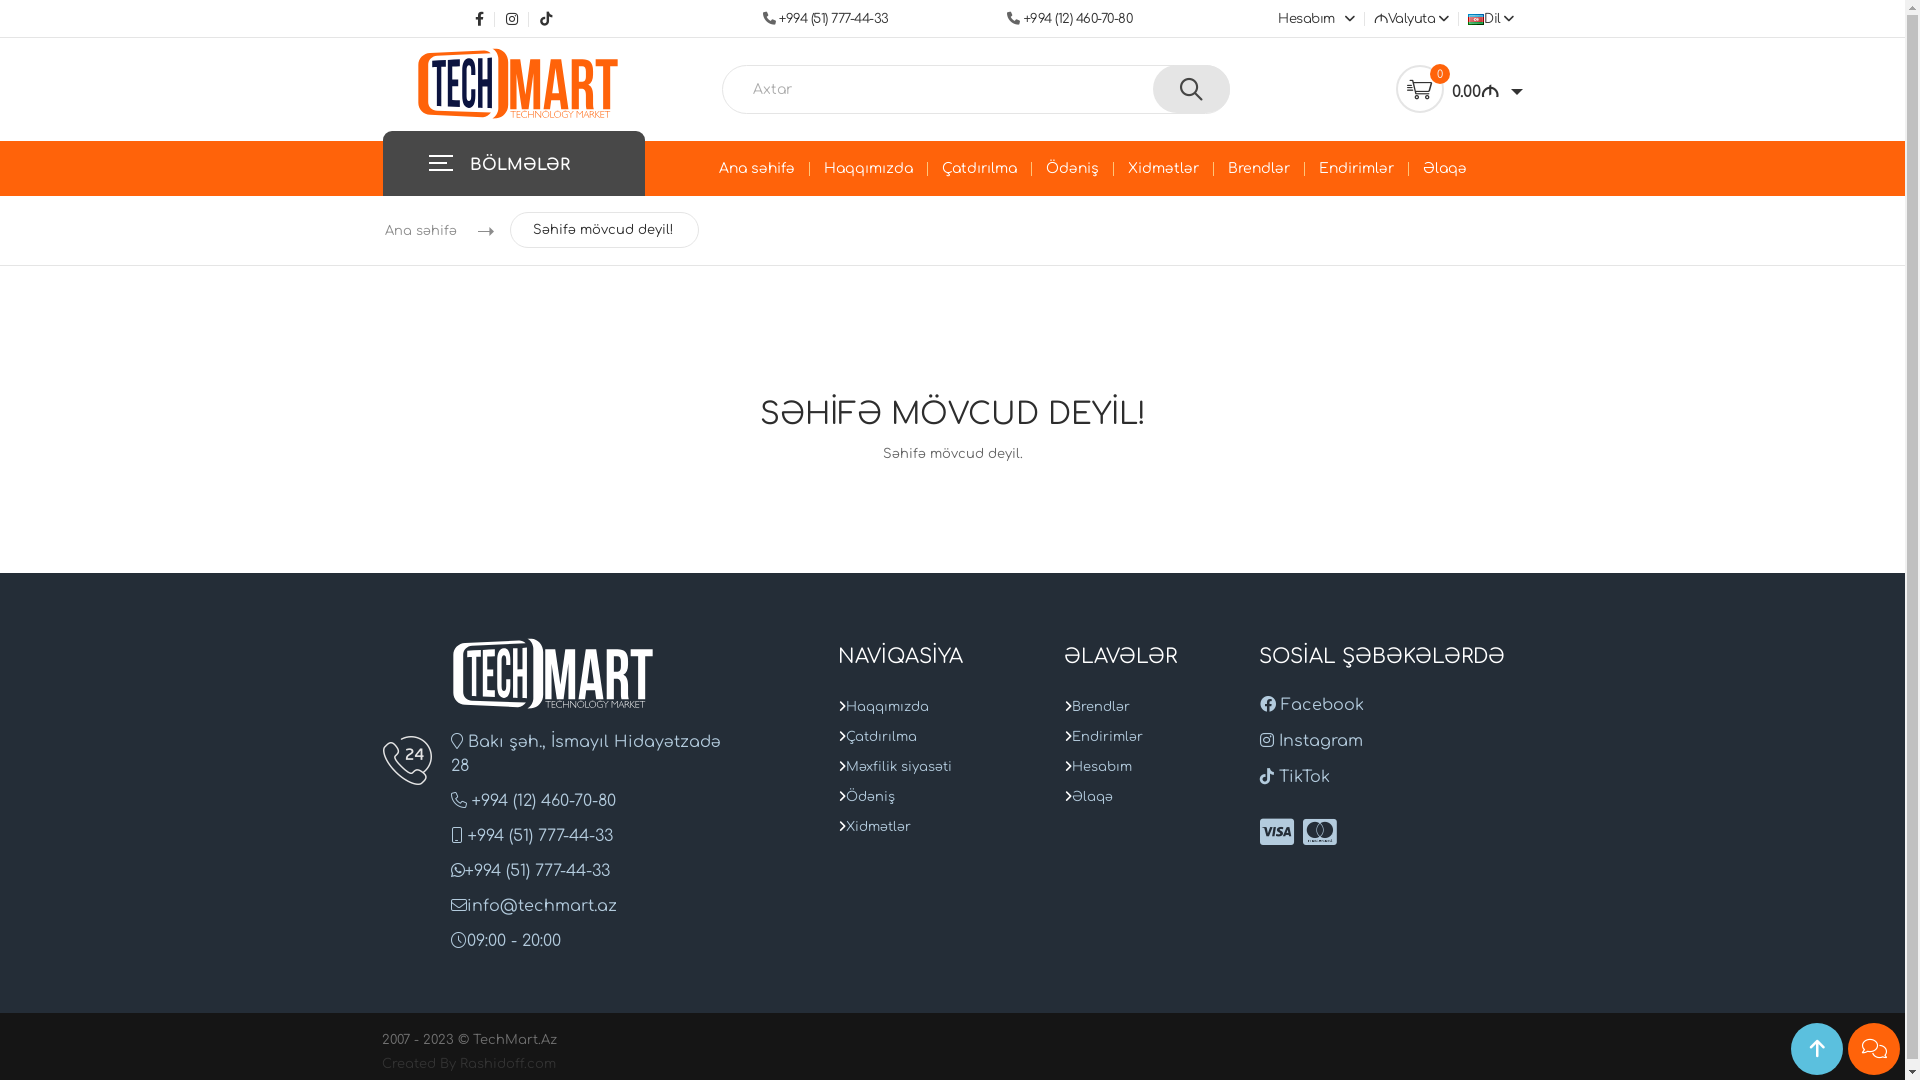 This screenshot has width=1920, height=1080. Describe the element at coordinates (468, 1063) in the screenshot. I see `'Created By Rashidoff.com'` at that location.